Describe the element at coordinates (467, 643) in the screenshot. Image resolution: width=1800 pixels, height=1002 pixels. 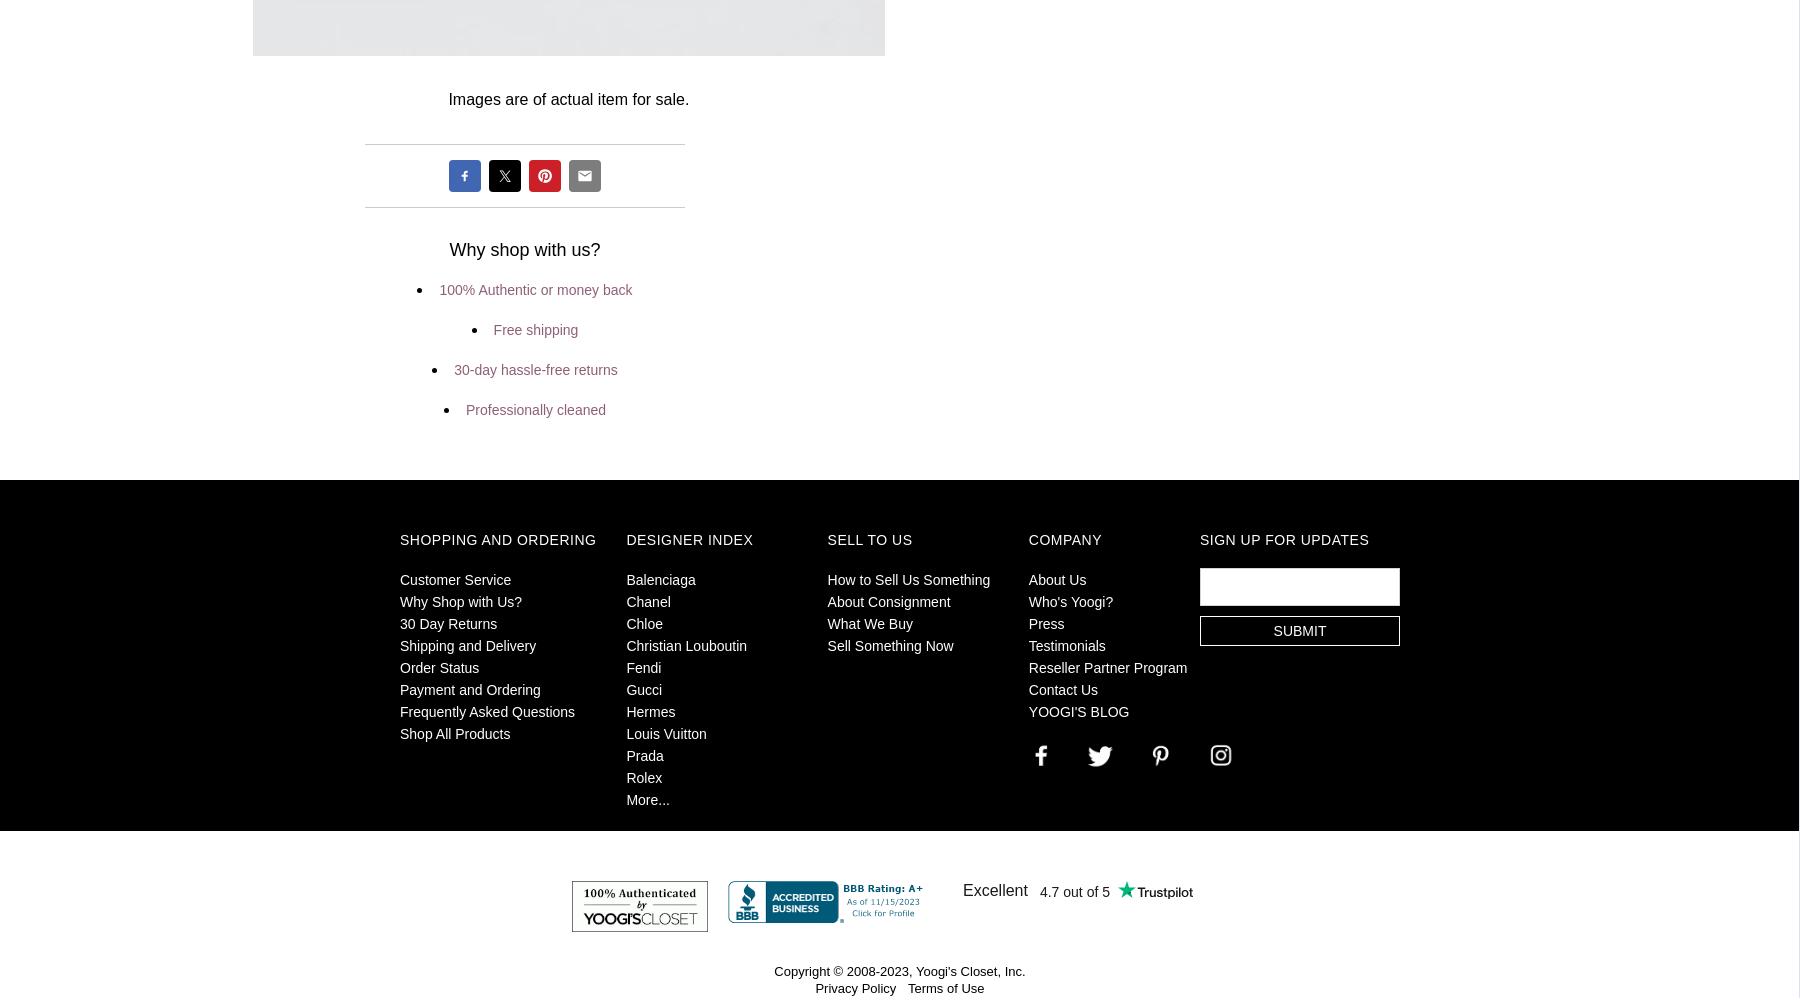
I see `'Shipping and Delivery'` at that location.